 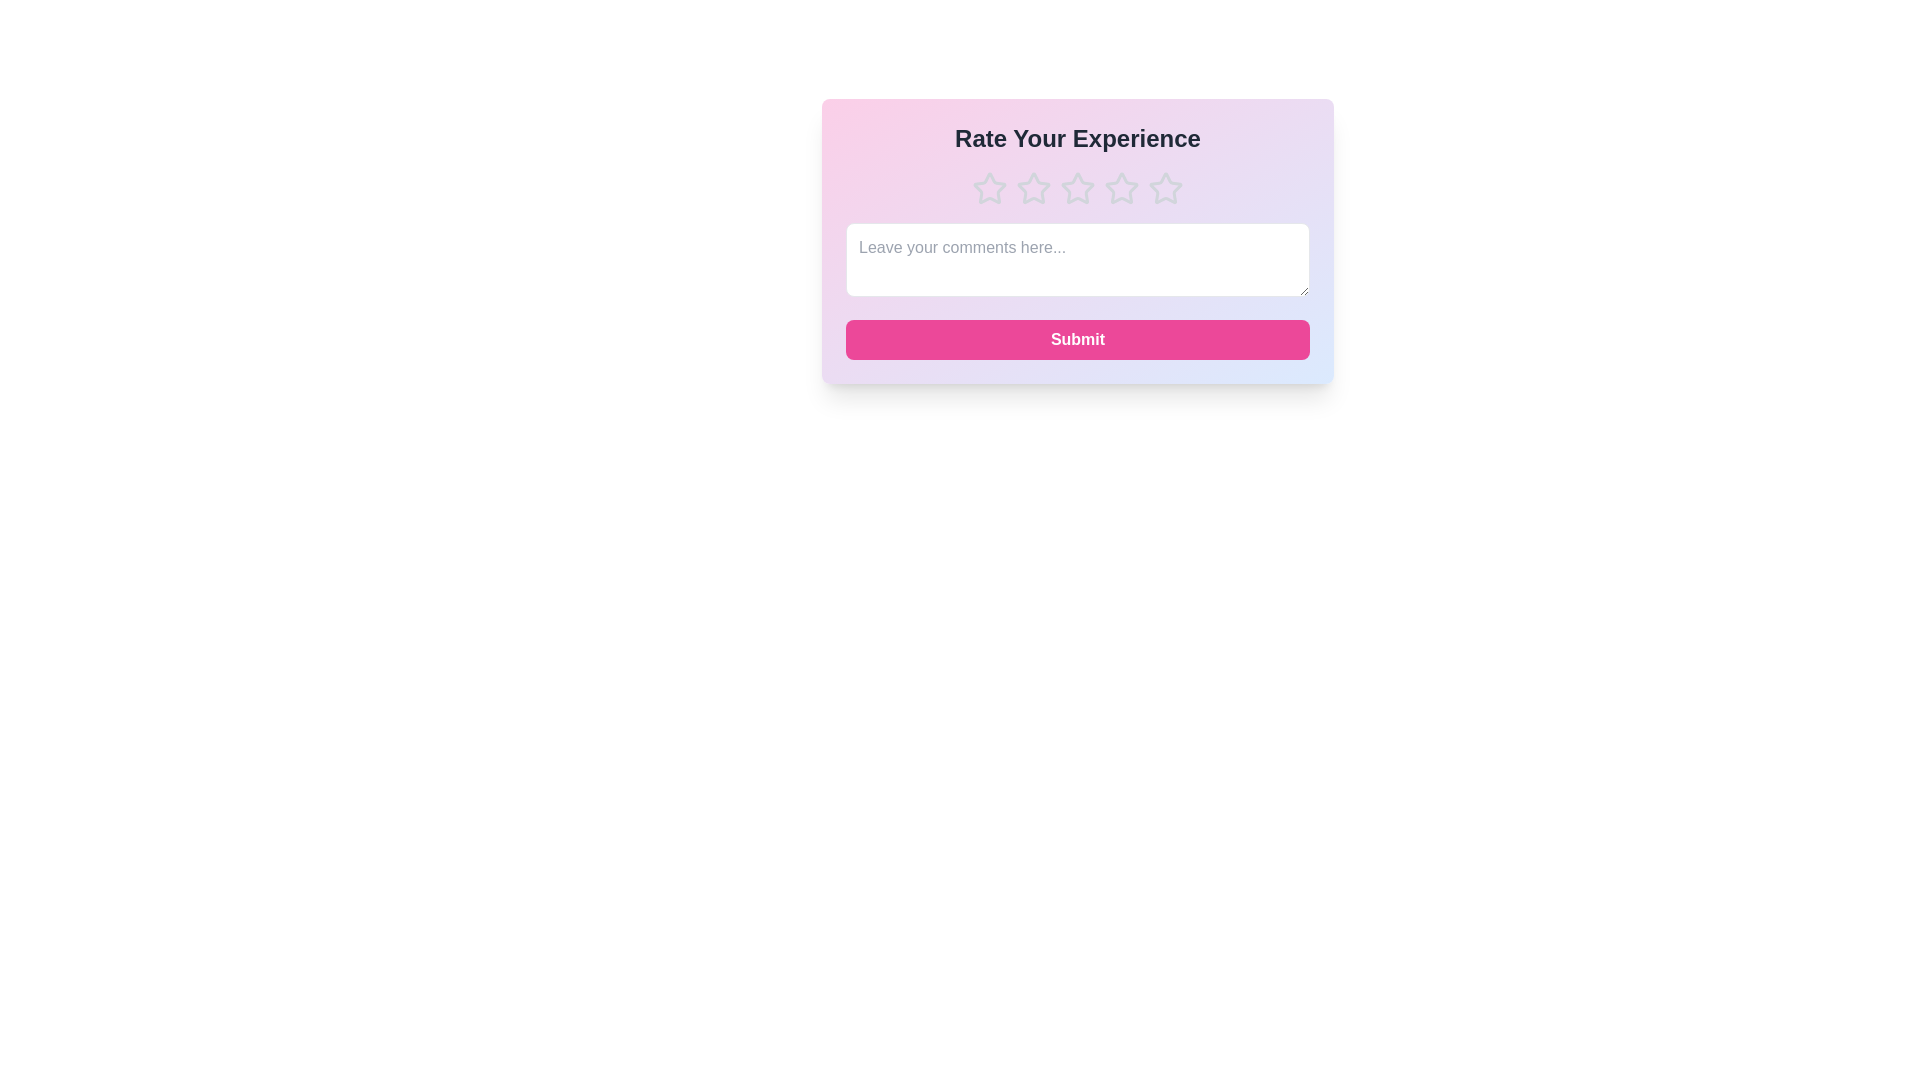 I want to click on the star corresponding to the rating 2 to set the experience rating, so click(x=1033, y=189).